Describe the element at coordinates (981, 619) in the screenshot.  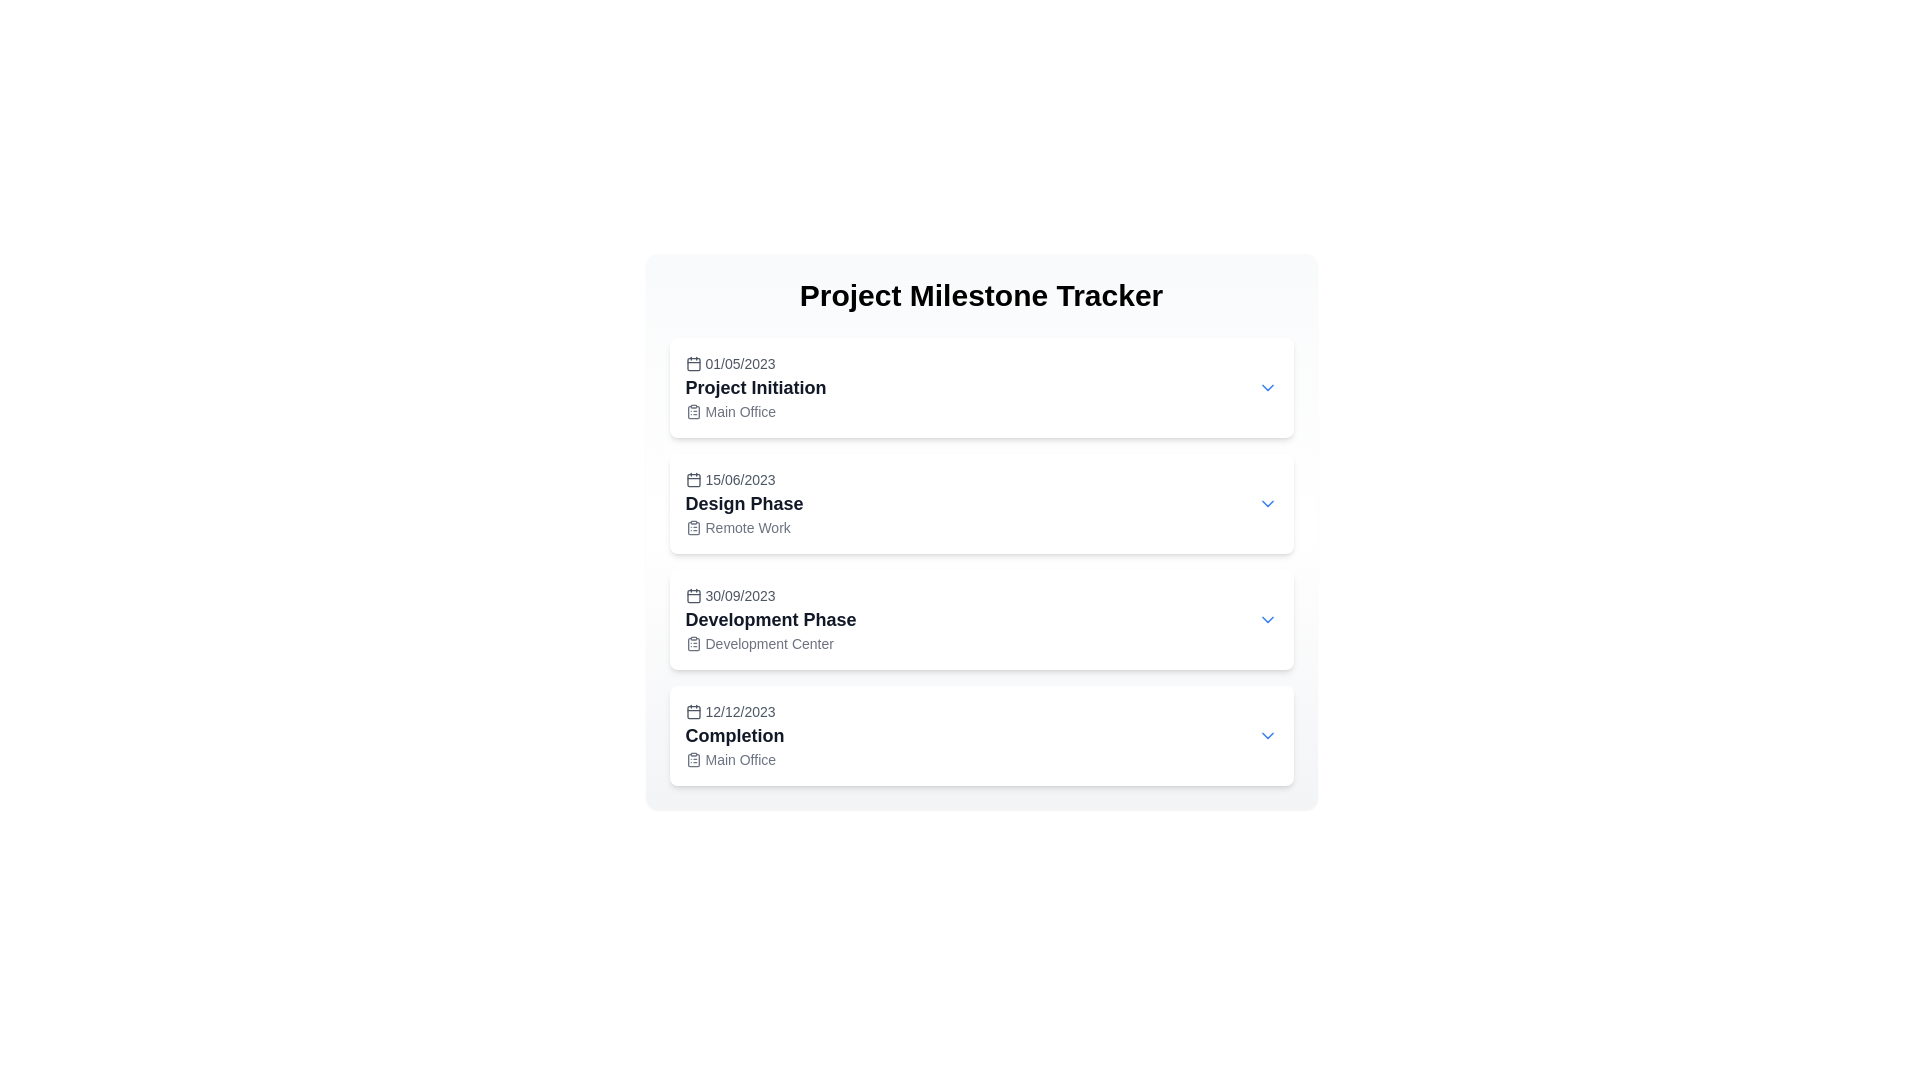
I see `the Informational Card which is a rounded rectangle with a white background, located in the Project Milestone Tracker section, positioned between 'Design Phase Remote Work' and 'Completion Main Office'` at that location.